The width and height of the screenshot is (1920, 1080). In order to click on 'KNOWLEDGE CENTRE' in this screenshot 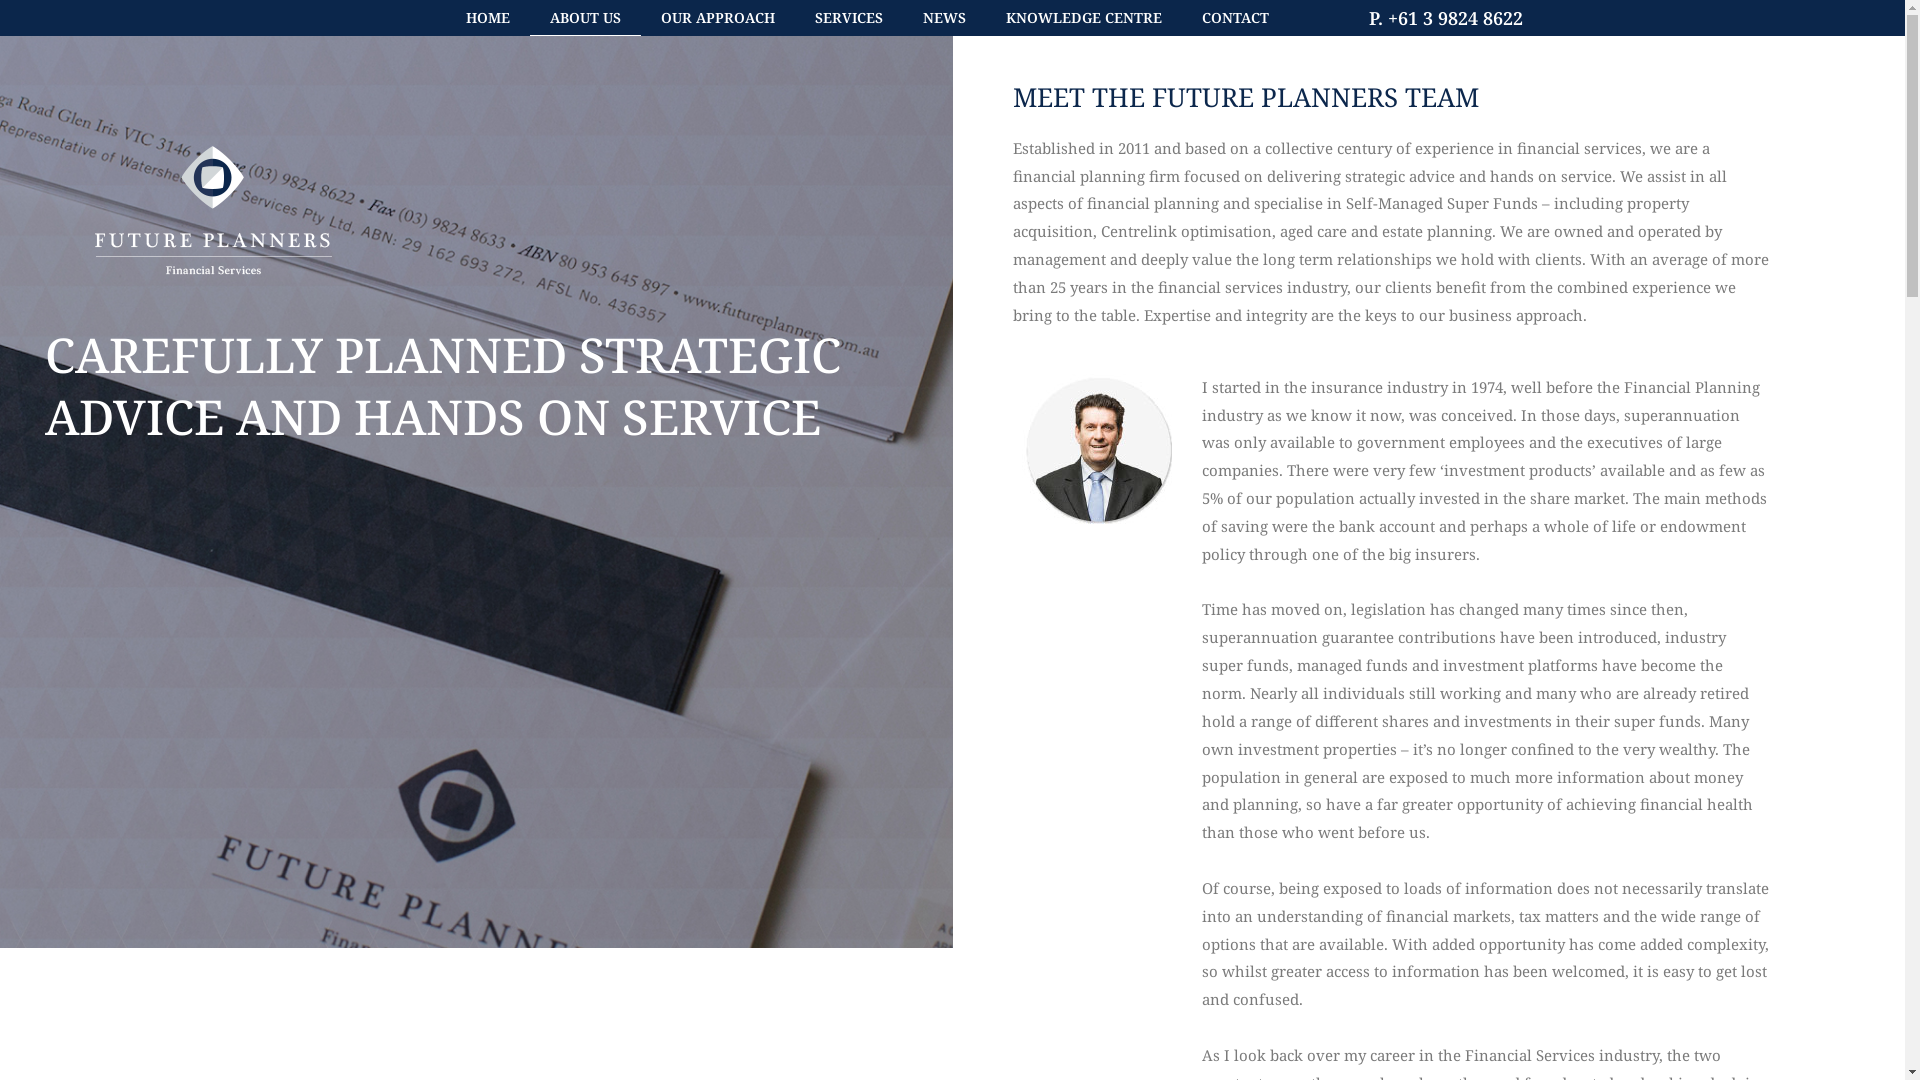, I will do `click(1083, 18)`.